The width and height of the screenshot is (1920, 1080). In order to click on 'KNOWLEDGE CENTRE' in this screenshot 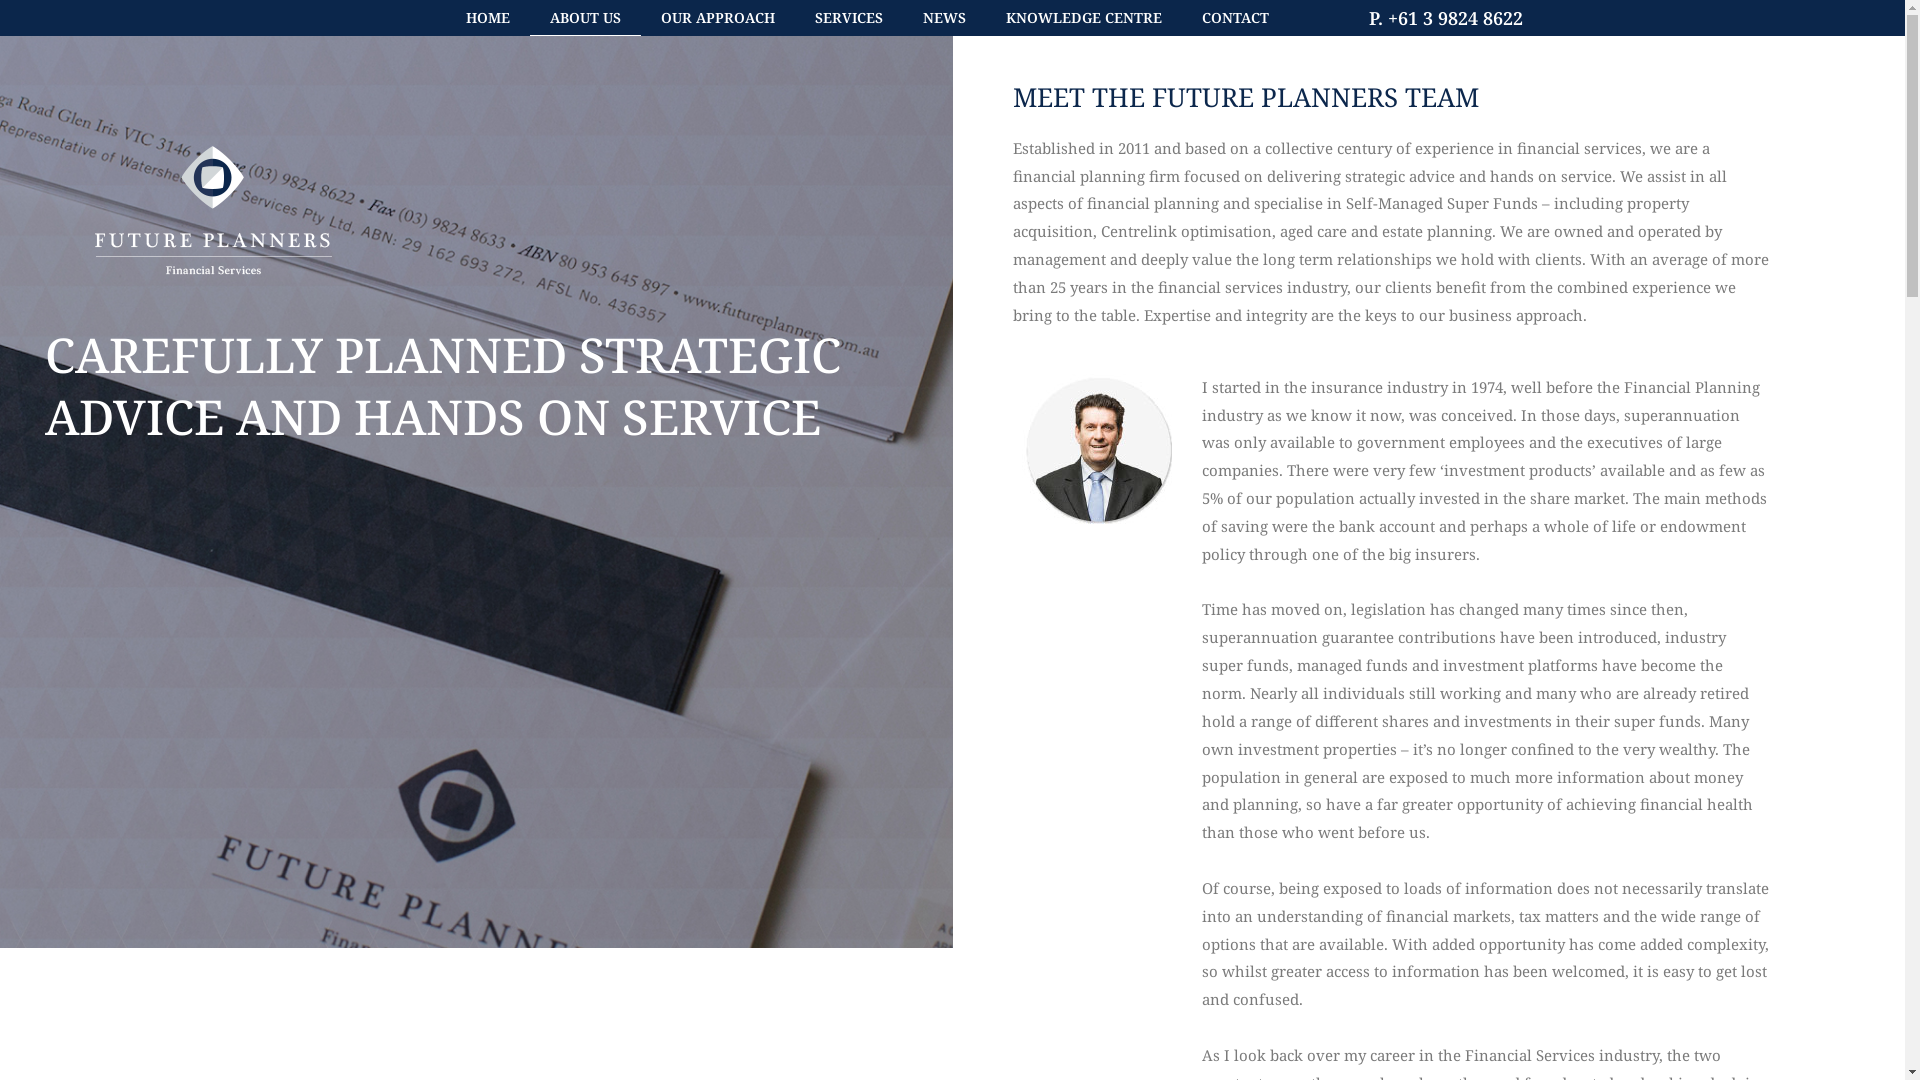, I will do `click(1083, 18)`.